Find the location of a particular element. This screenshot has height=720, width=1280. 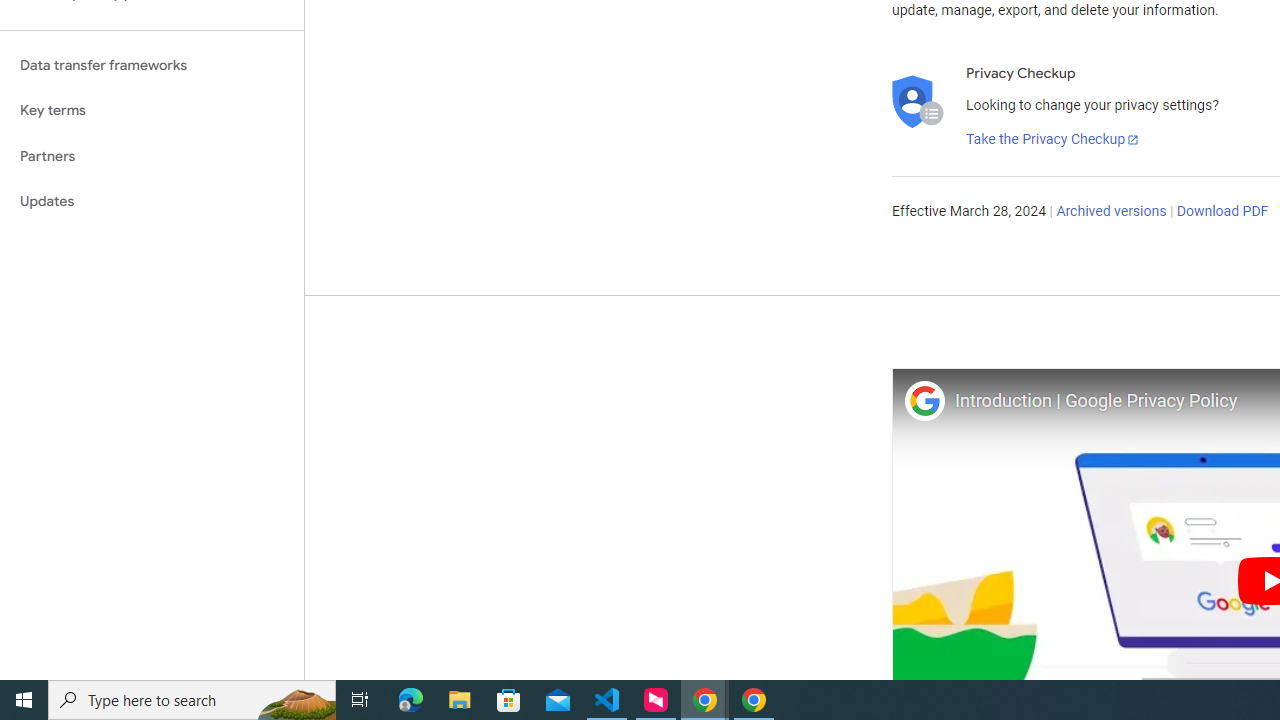

'Archived versions' is located at coordinates (1110, 212).